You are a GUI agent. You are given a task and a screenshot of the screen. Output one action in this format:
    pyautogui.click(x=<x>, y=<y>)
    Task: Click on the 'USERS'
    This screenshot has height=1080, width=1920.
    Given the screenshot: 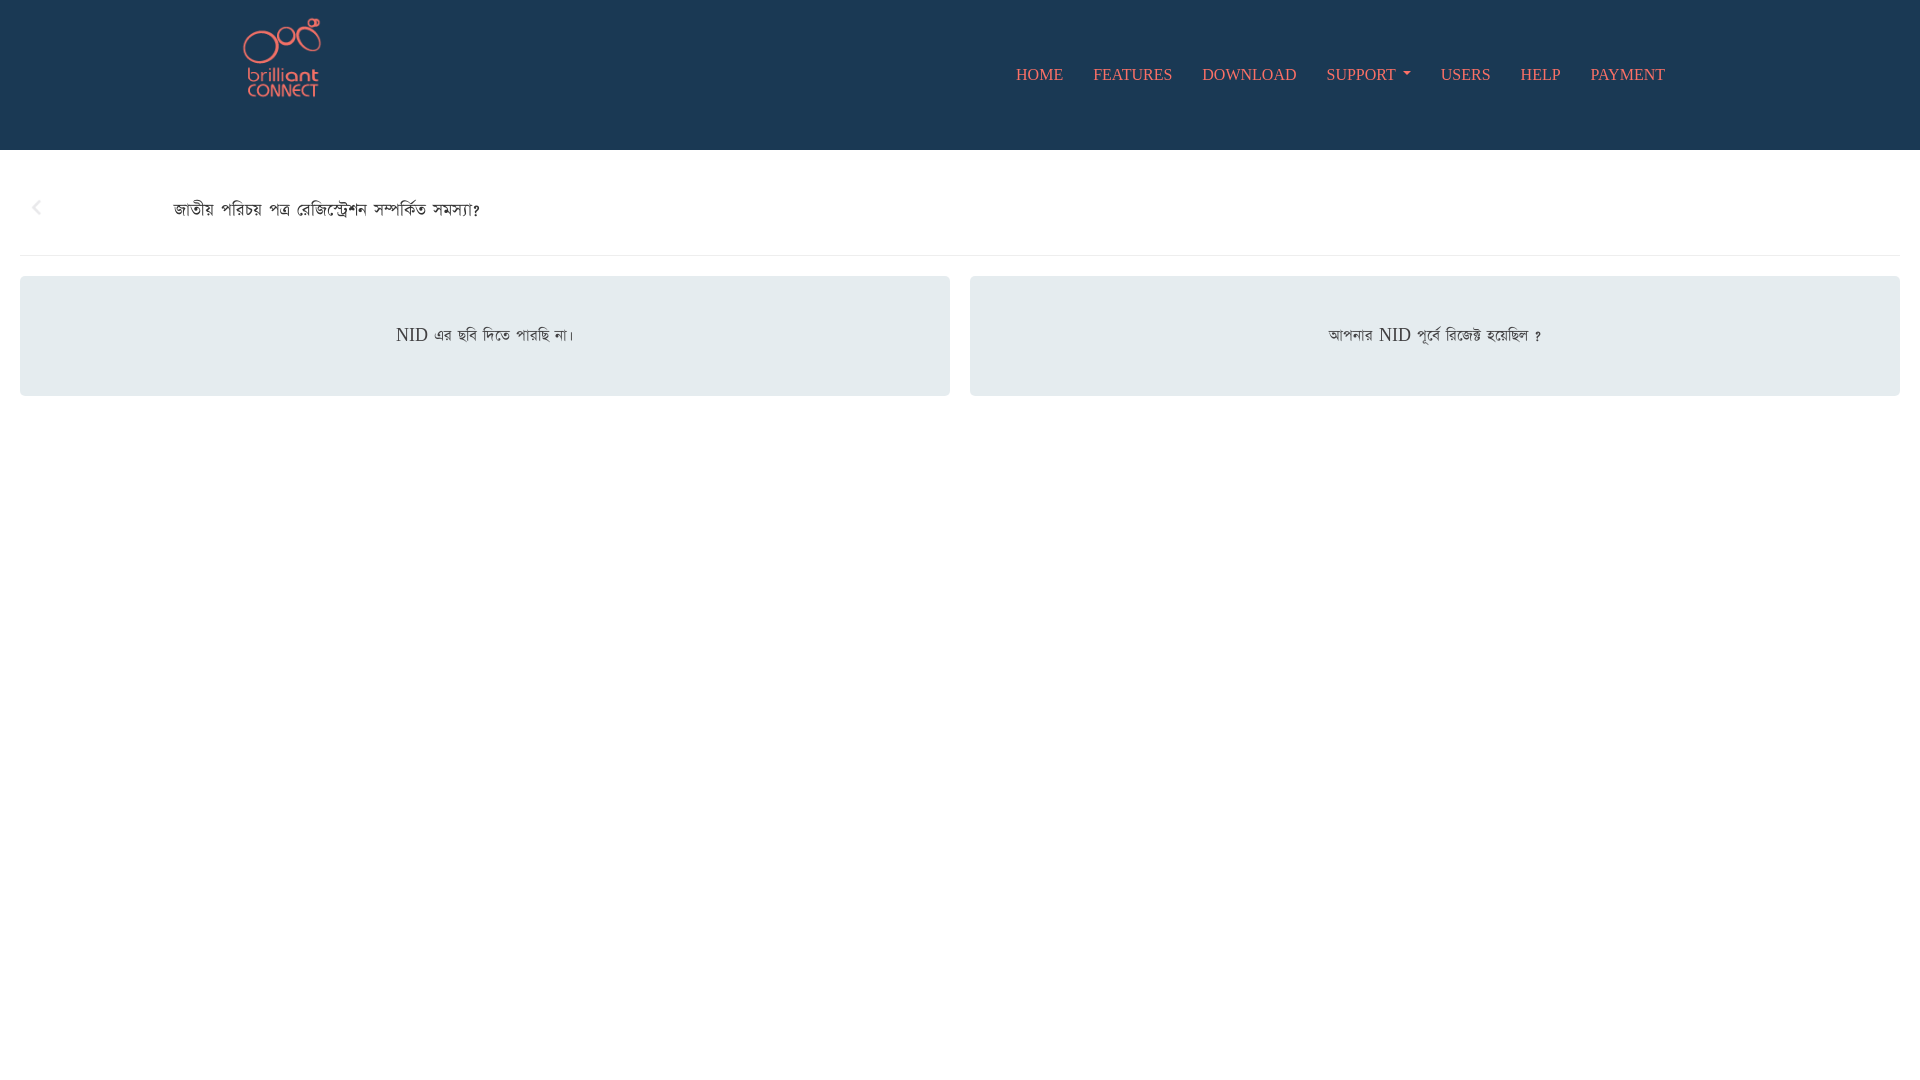 What is the action you would take?
    pyautogui.click(x=1424, y=73)
    